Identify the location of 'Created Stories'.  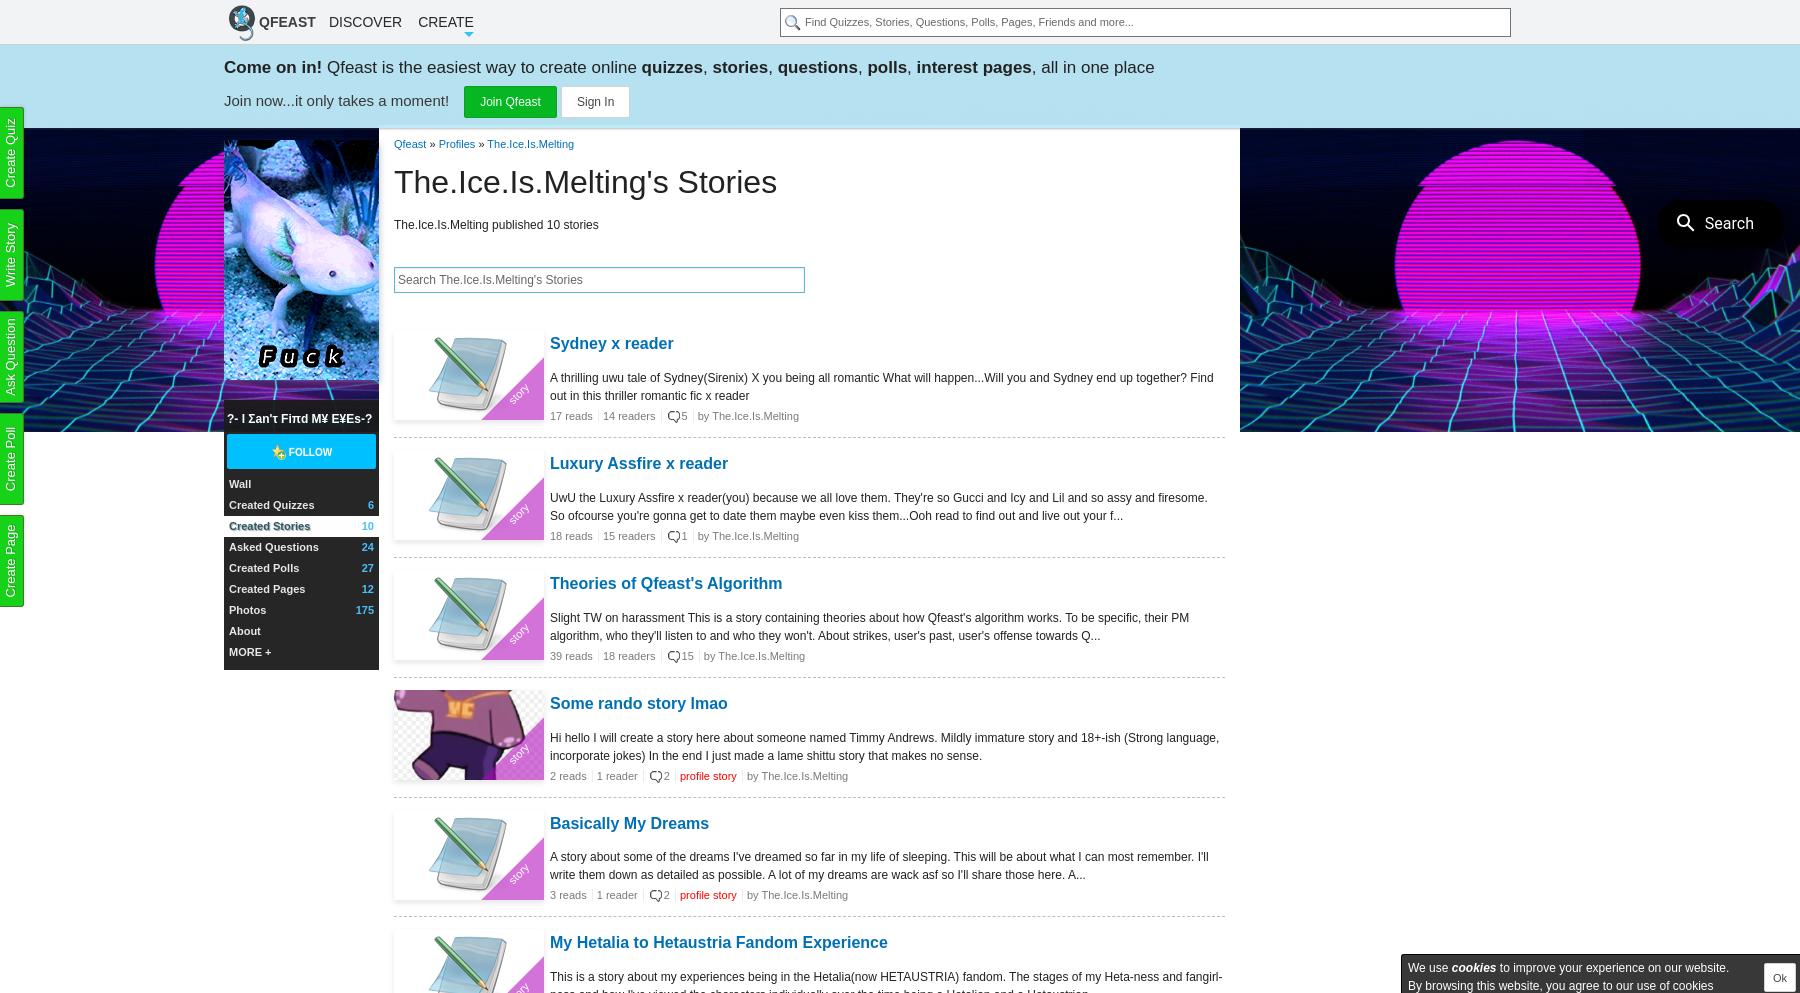
(268, 525).